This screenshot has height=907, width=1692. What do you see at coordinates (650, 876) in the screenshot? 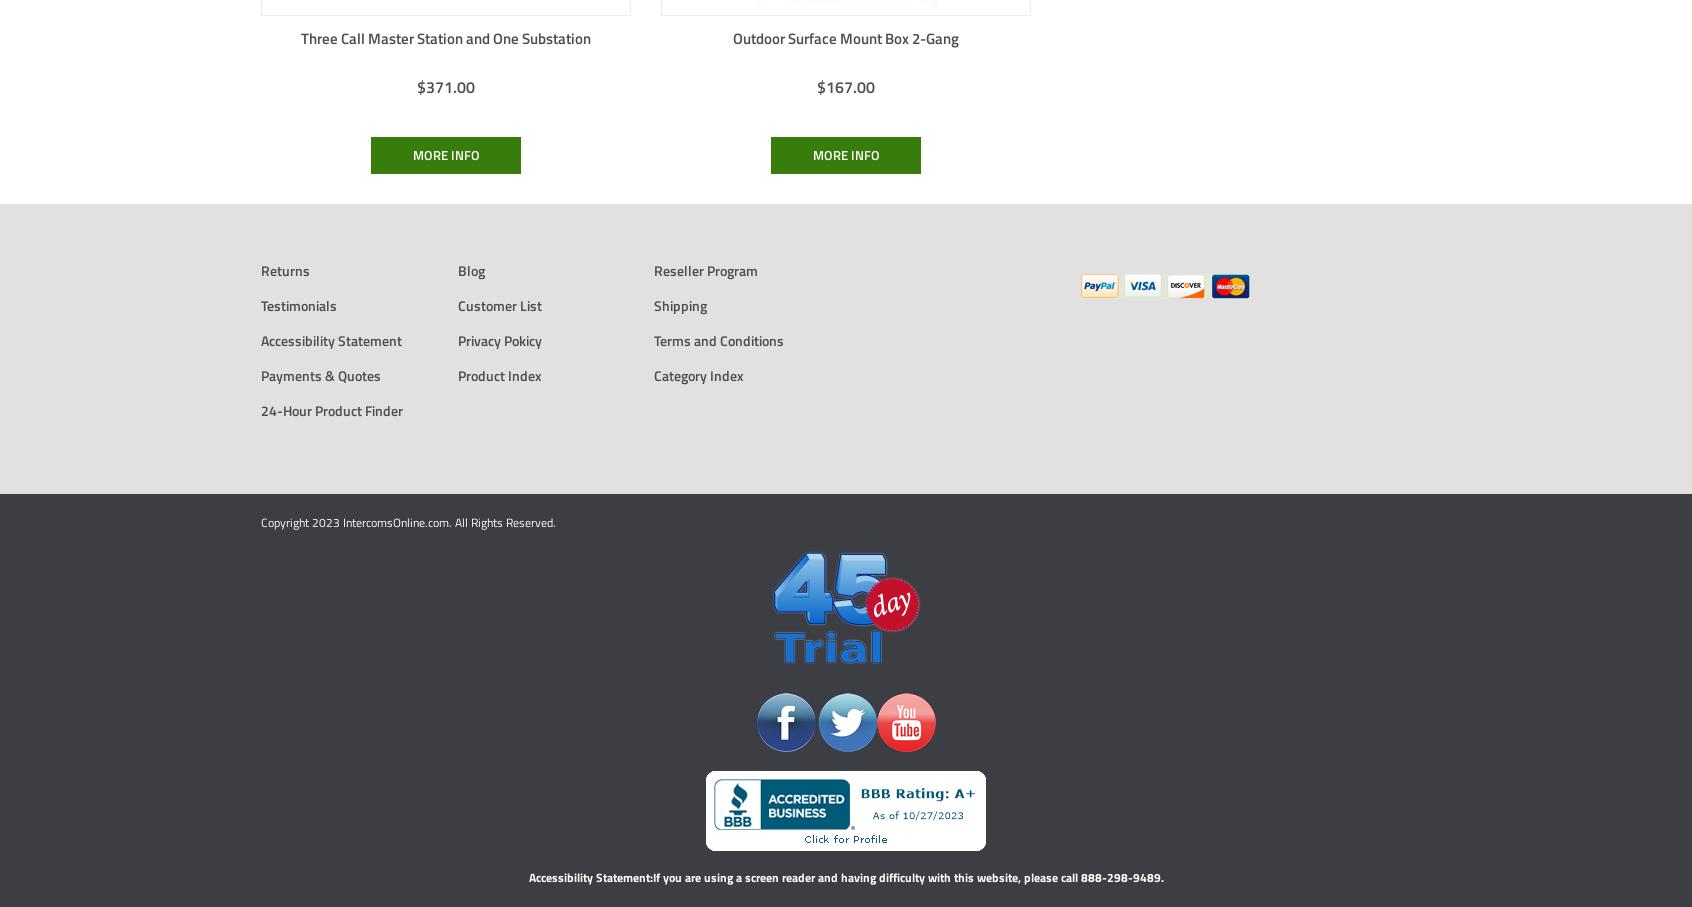
I see `':'` at bounding box center [650, 876].